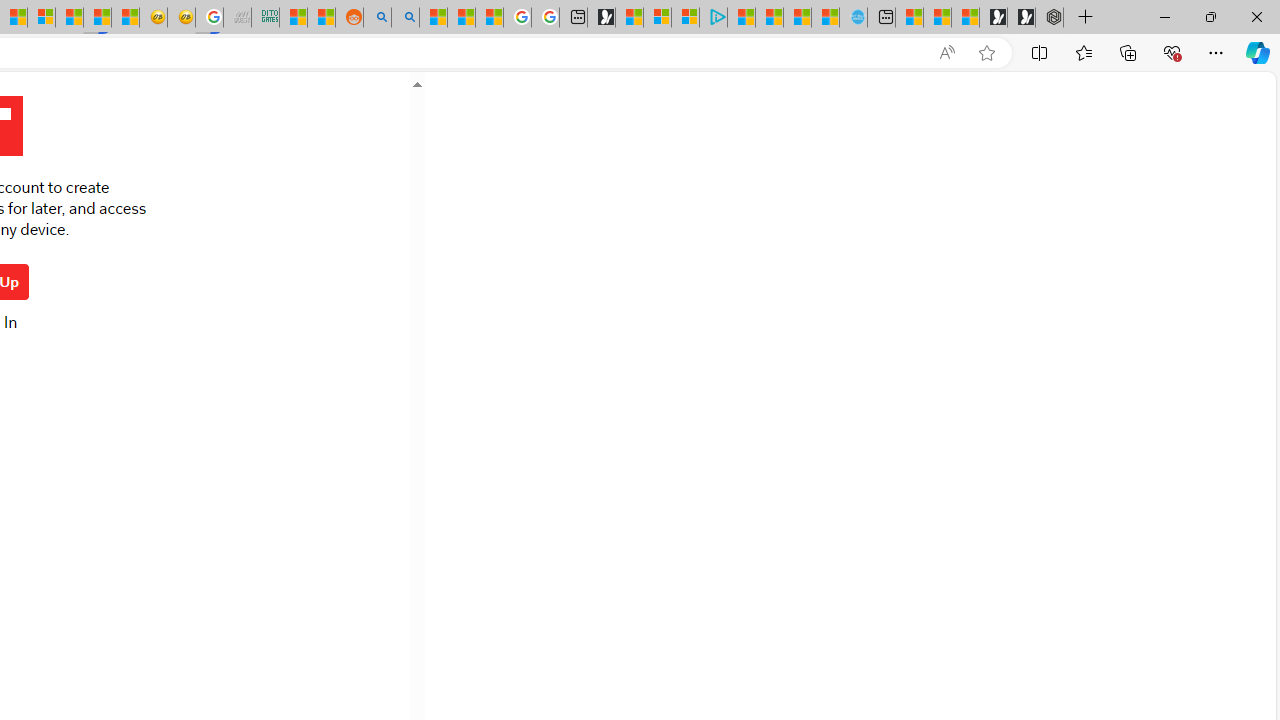 The height and width of the screenshot is (720, 1280). Describe the element at coordinates (237, 17) in the screenshot. I see `'Navy Quest'` at that location.